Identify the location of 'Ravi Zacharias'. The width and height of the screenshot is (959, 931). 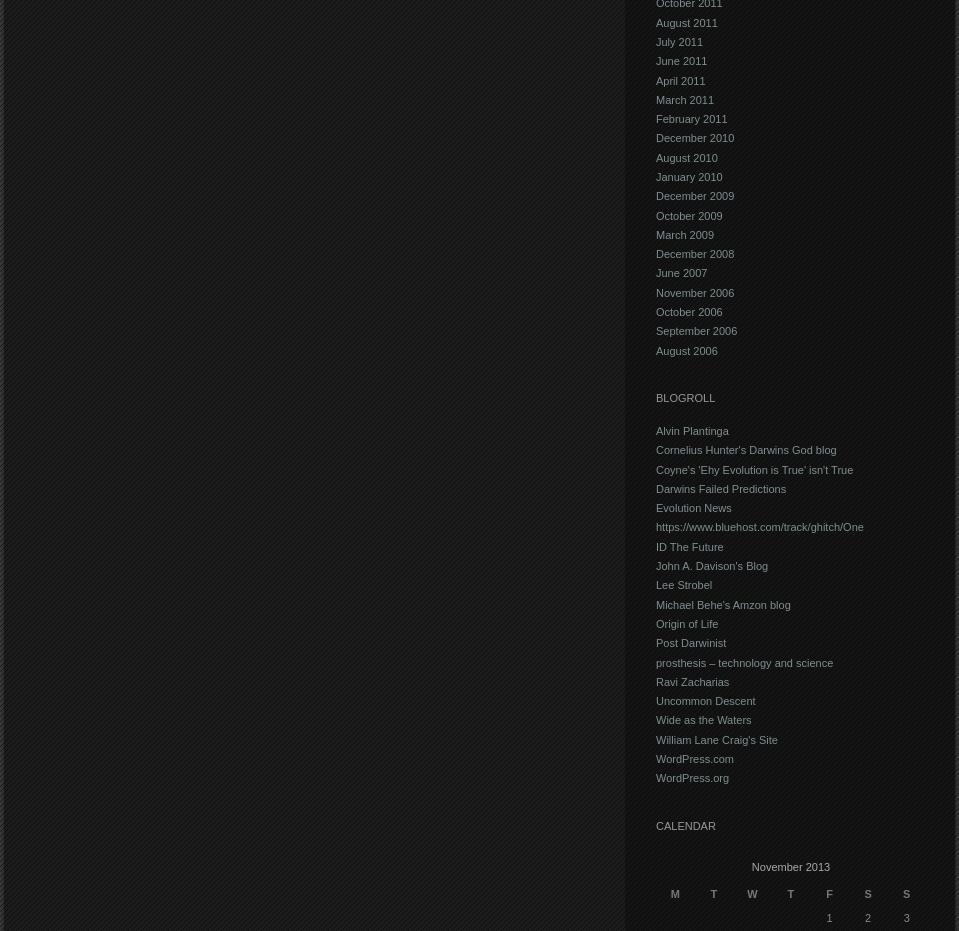
(691, 680).